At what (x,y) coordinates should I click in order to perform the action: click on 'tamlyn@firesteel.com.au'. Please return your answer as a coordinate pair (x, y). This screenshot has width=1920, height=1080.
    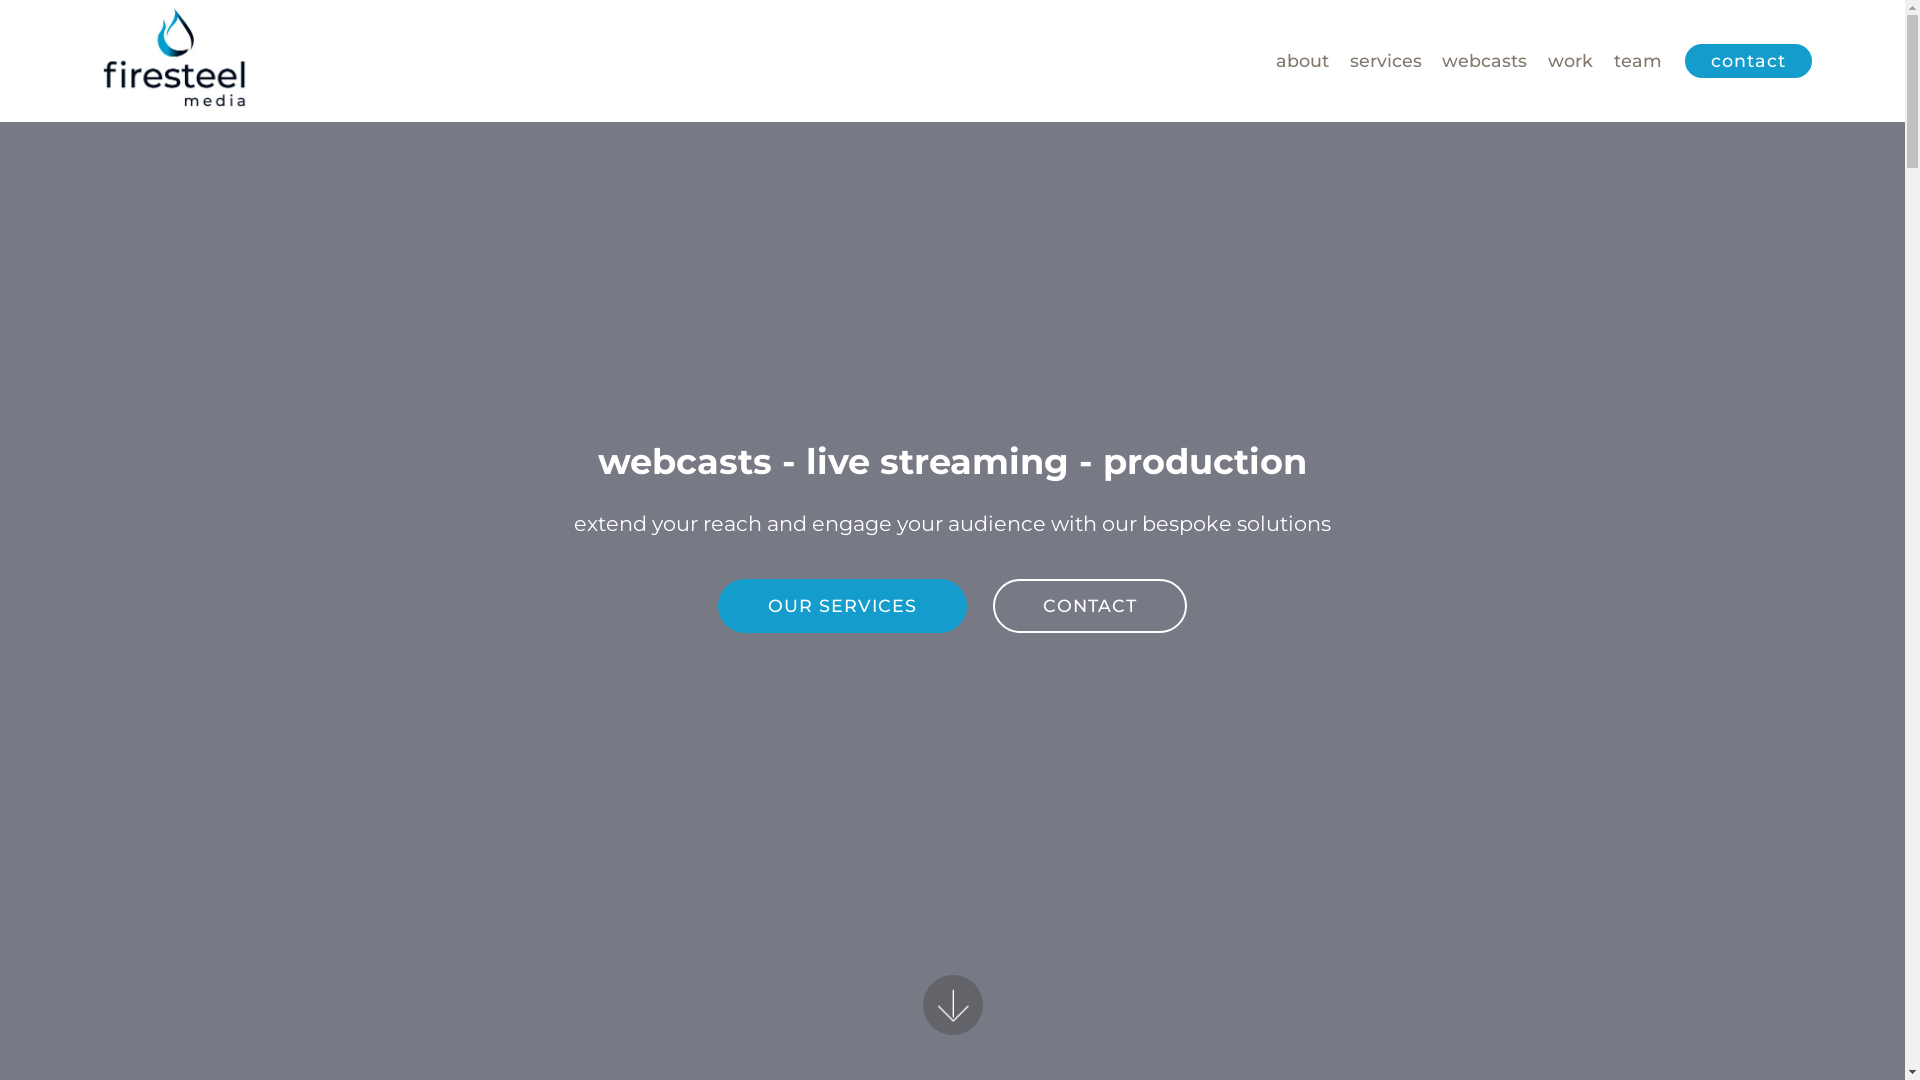
    Looking at the image, I should click on (1067, 854).